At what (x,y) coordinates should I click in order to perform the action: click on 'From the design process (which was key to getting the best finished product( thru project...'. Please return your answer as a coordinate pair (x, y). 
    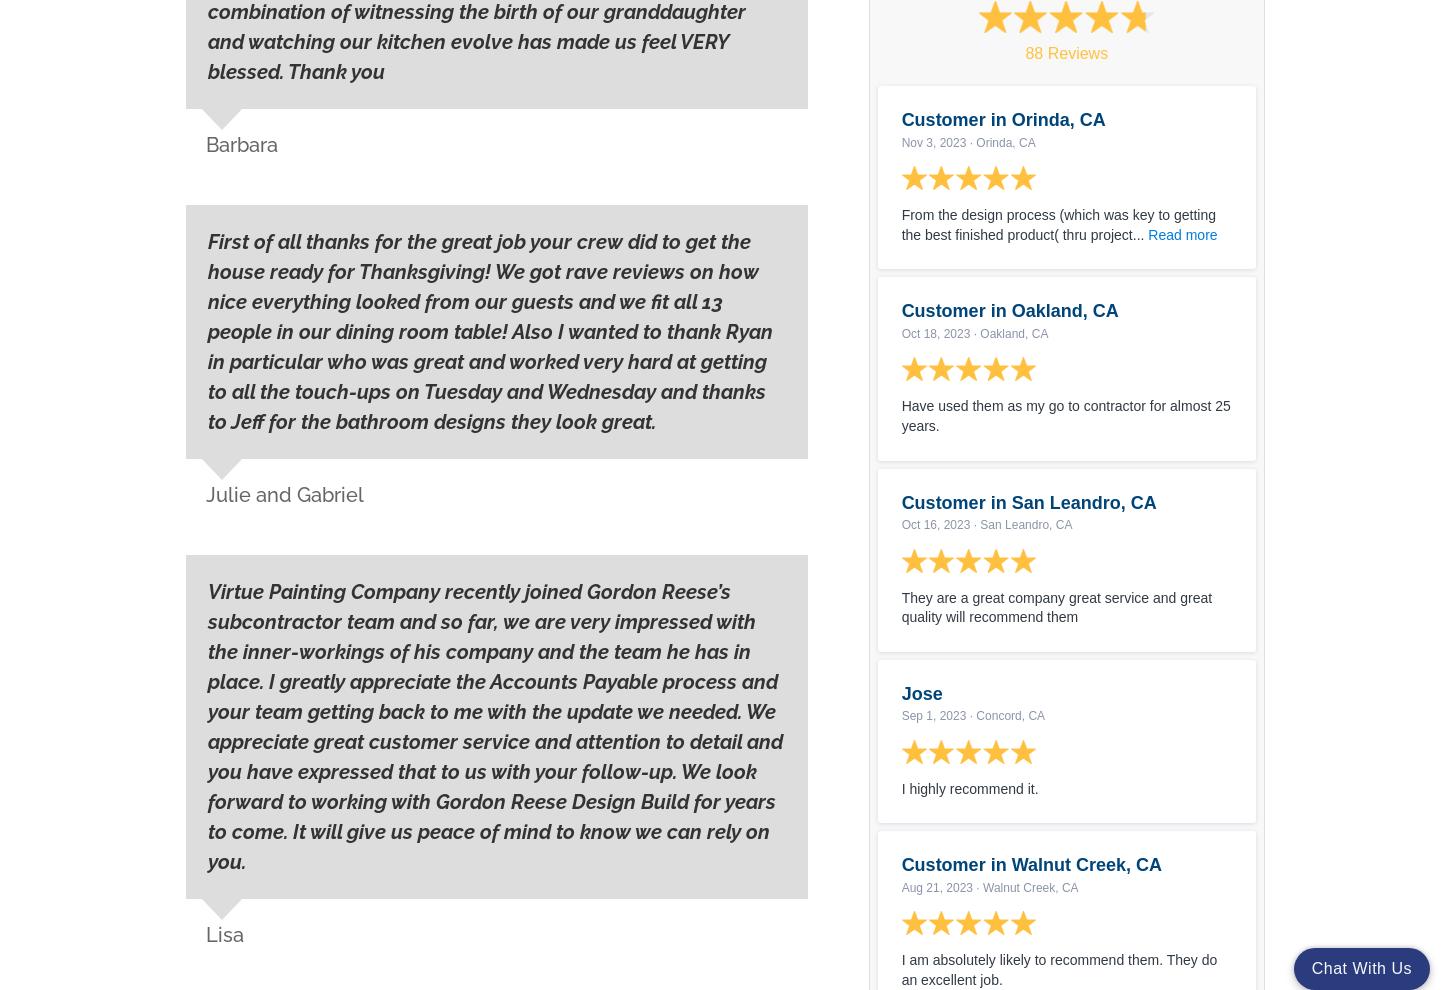
    Looking at the image, I should click on (1058, 223).